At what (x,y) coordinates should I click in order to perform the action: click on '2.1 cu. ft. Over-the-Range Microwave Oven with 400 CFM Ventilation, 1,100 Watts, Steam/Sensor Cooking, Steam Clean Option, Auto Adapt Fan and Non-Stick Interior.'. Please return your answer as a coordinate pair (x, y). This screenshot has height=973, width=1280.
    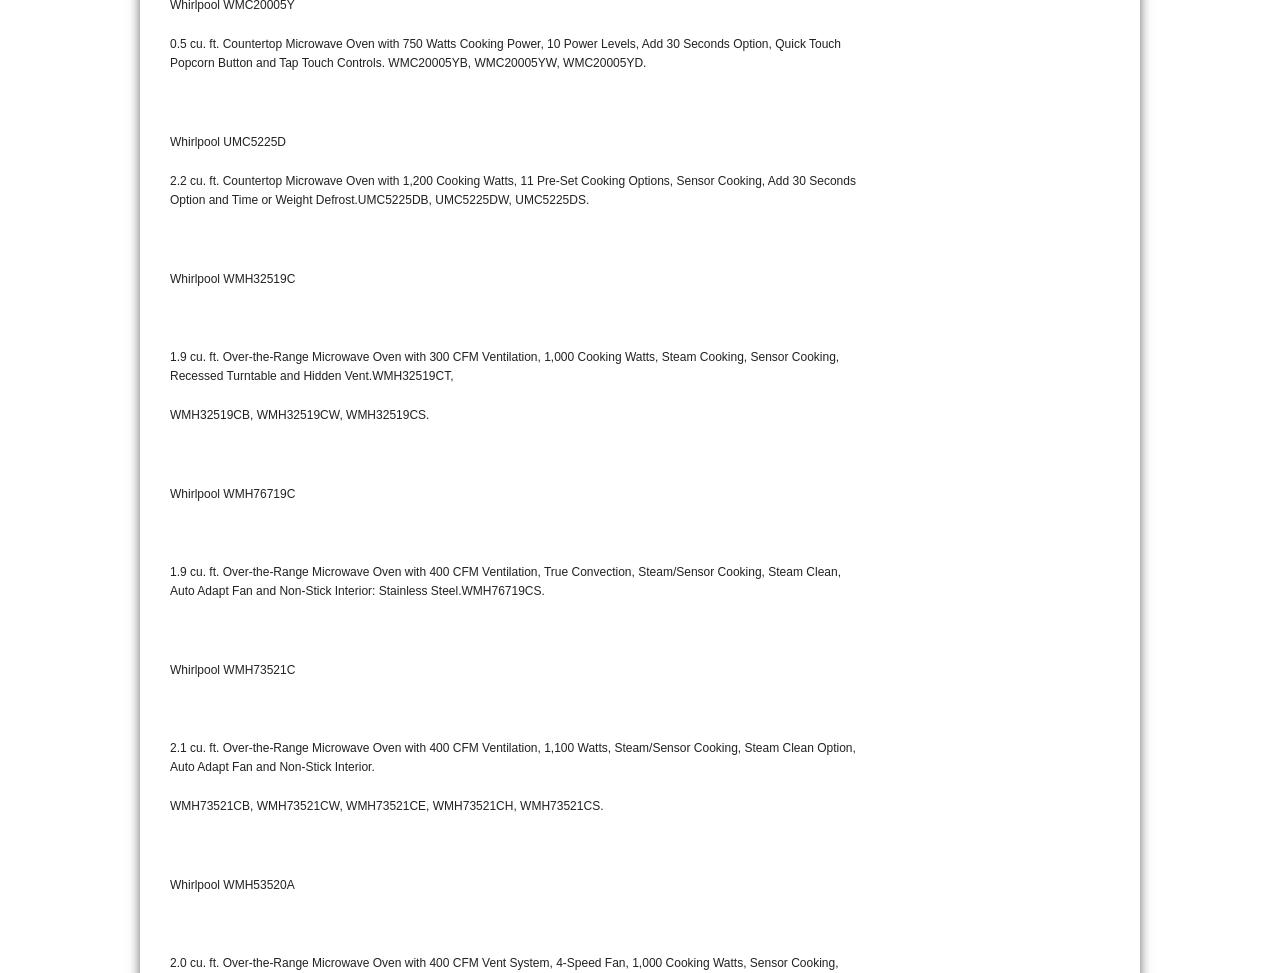
    Looking at the image, I should click on (512, 756).